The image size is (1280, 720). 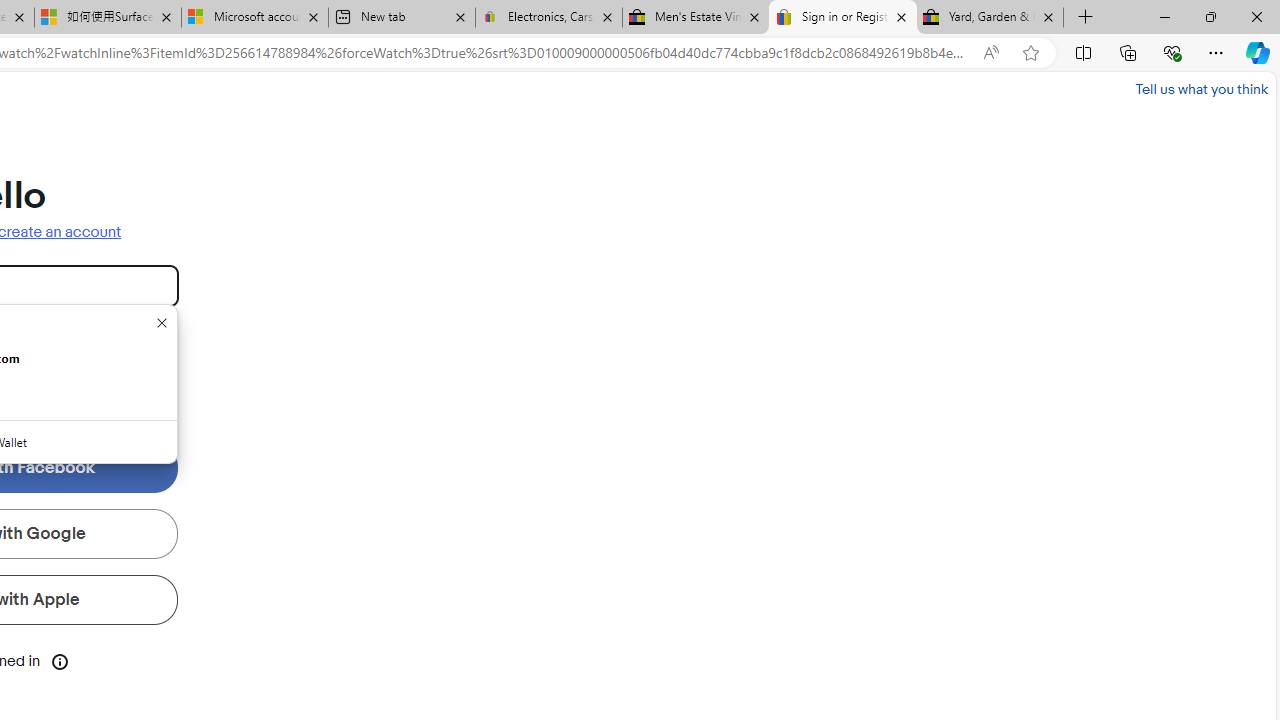 I want to click on 'Microsoft account | Account Checkup', so click(x=253, y=17).